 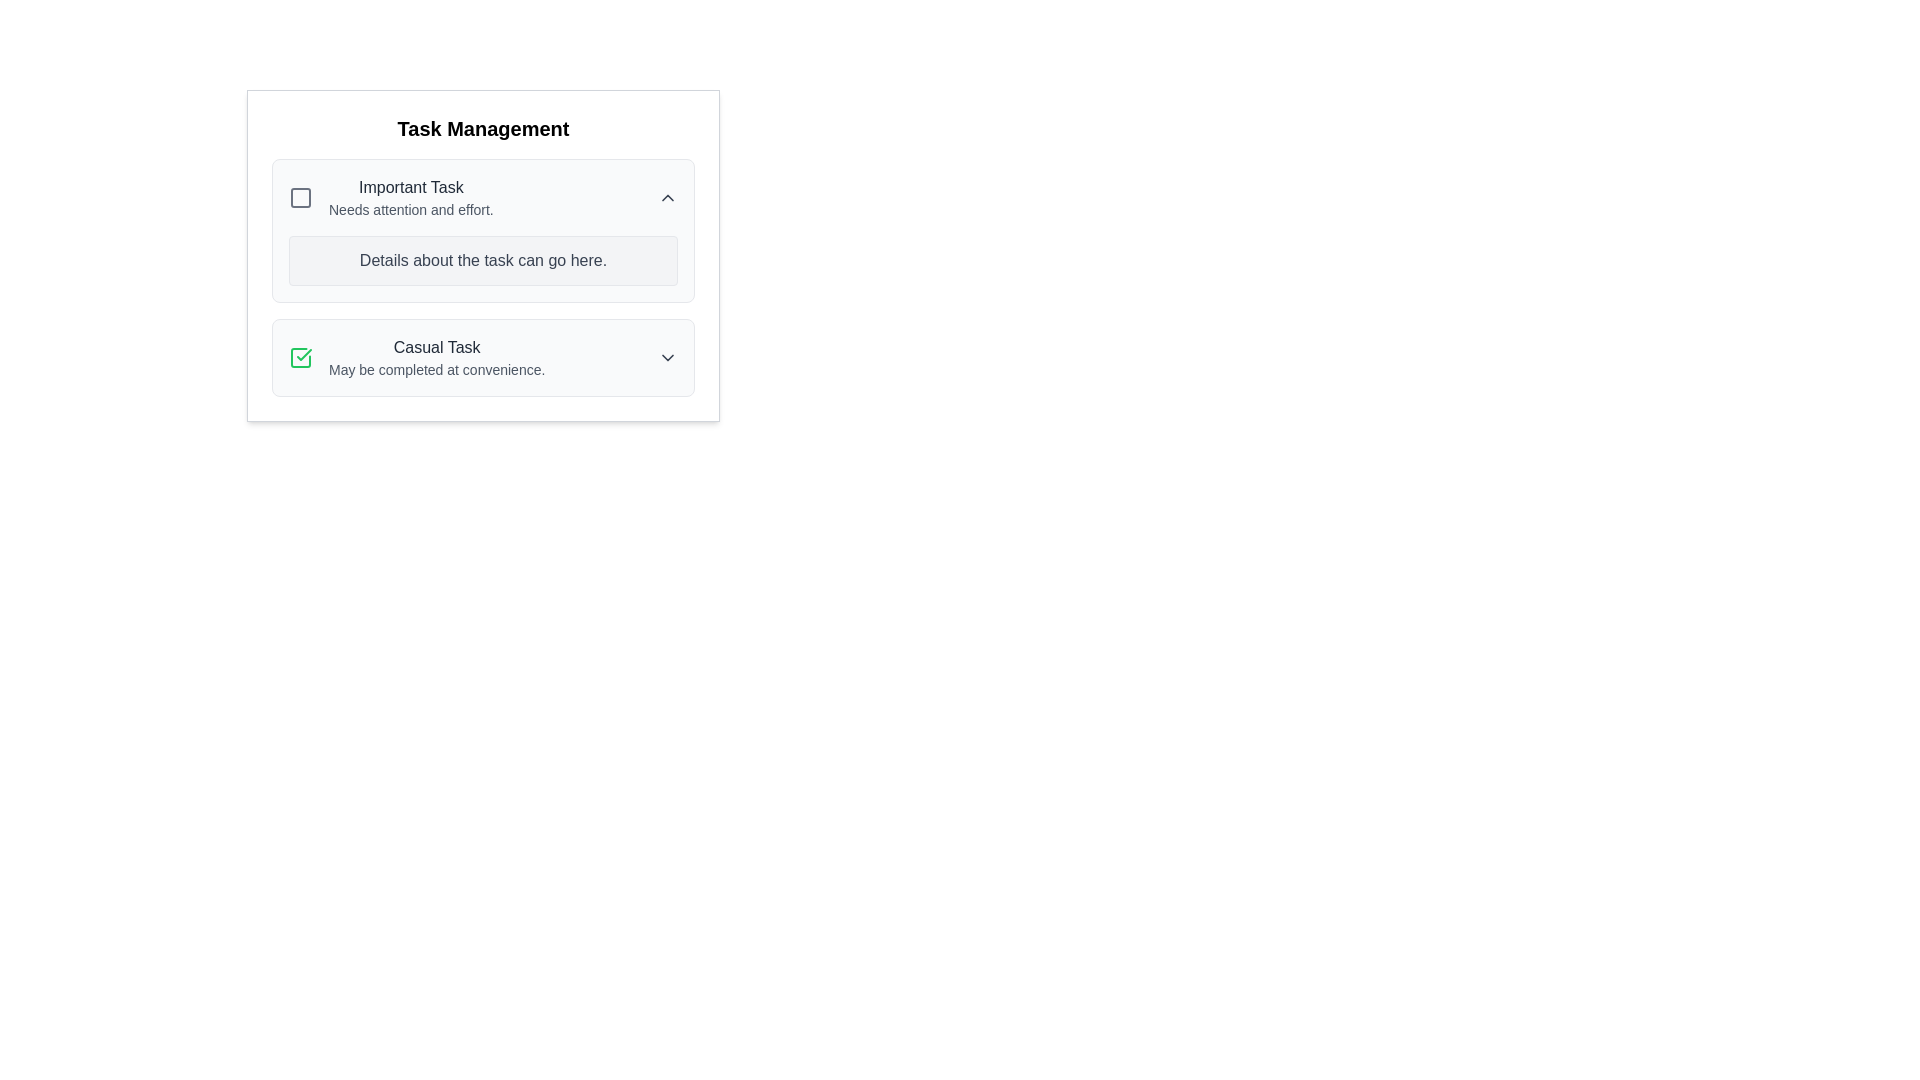 I want to click on the checkbox icon located to the left of the text 'Important Task' in the first task box of the 'Task Management' section, so click(x=300, y=197).